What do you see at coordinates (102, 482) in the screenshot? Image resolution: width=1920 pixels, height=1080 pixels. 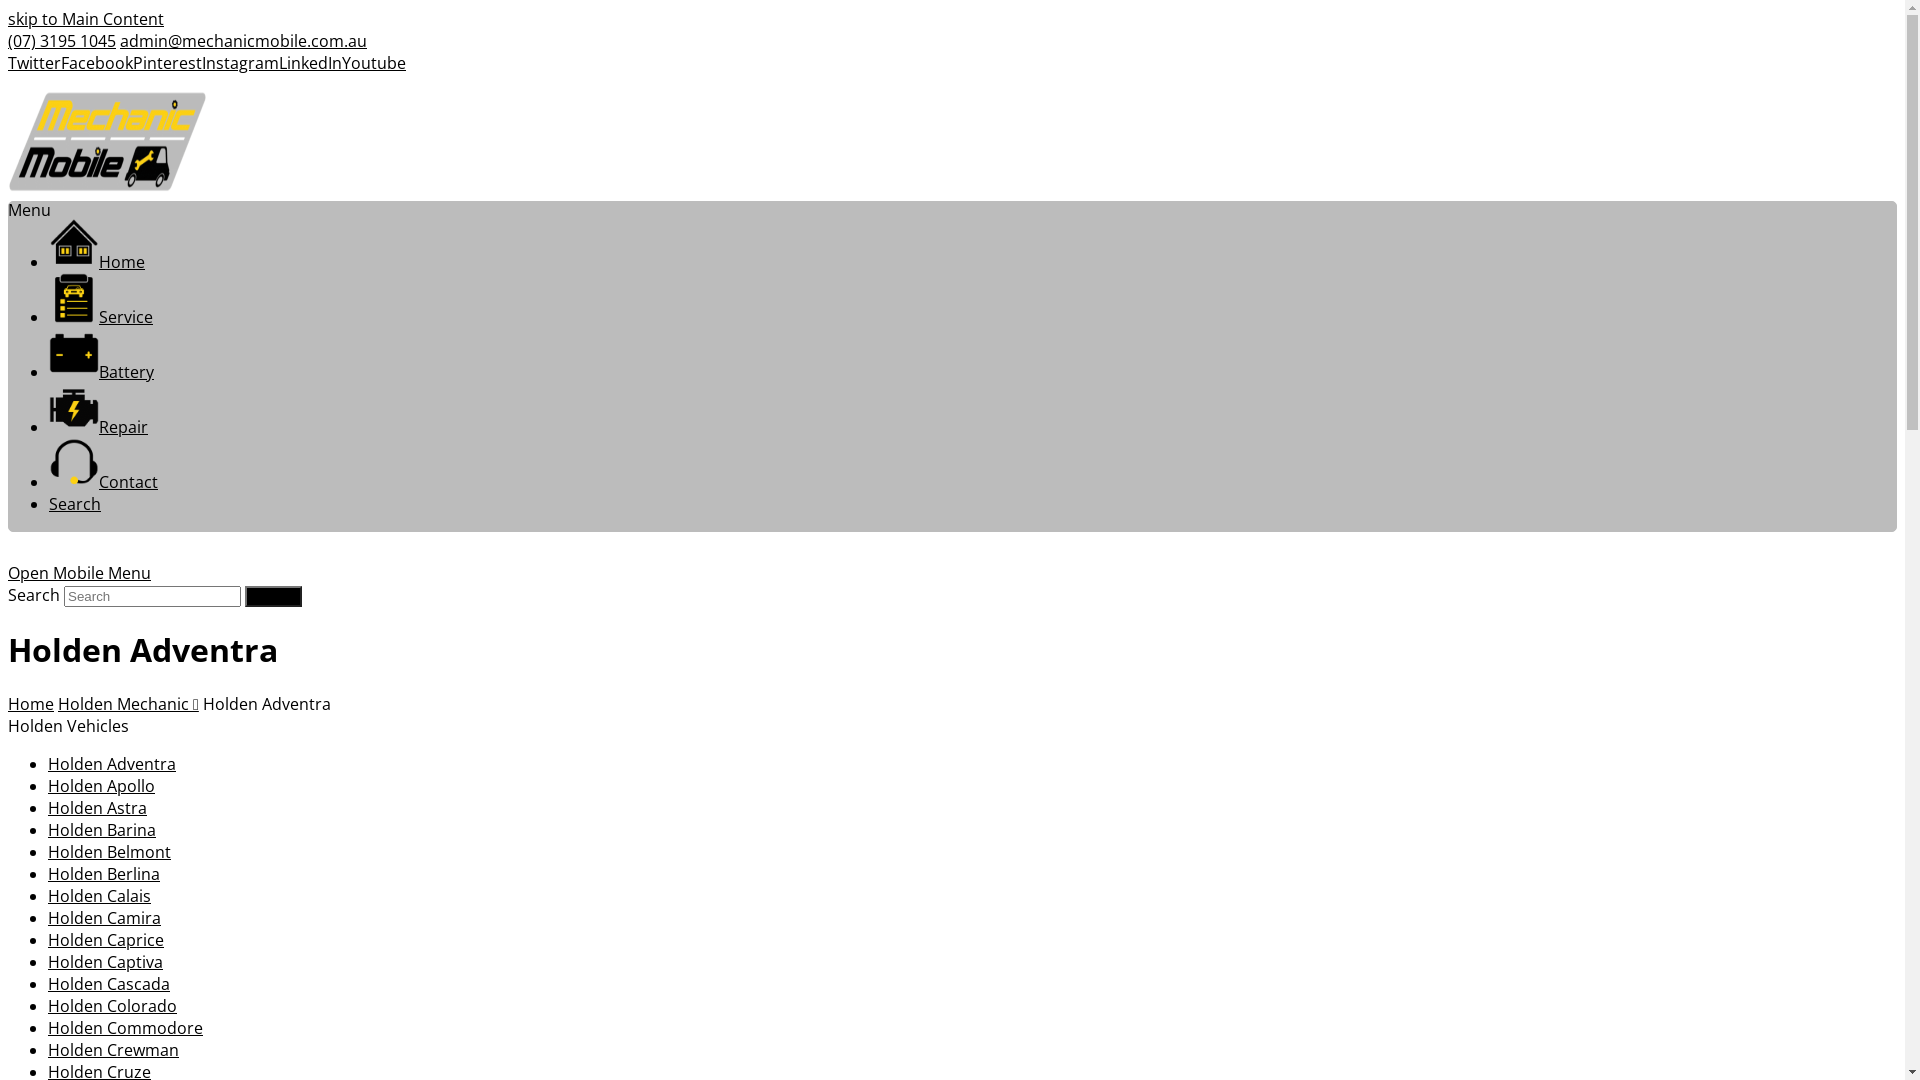 I see `'Contact'` at bounding box center [102, 482].